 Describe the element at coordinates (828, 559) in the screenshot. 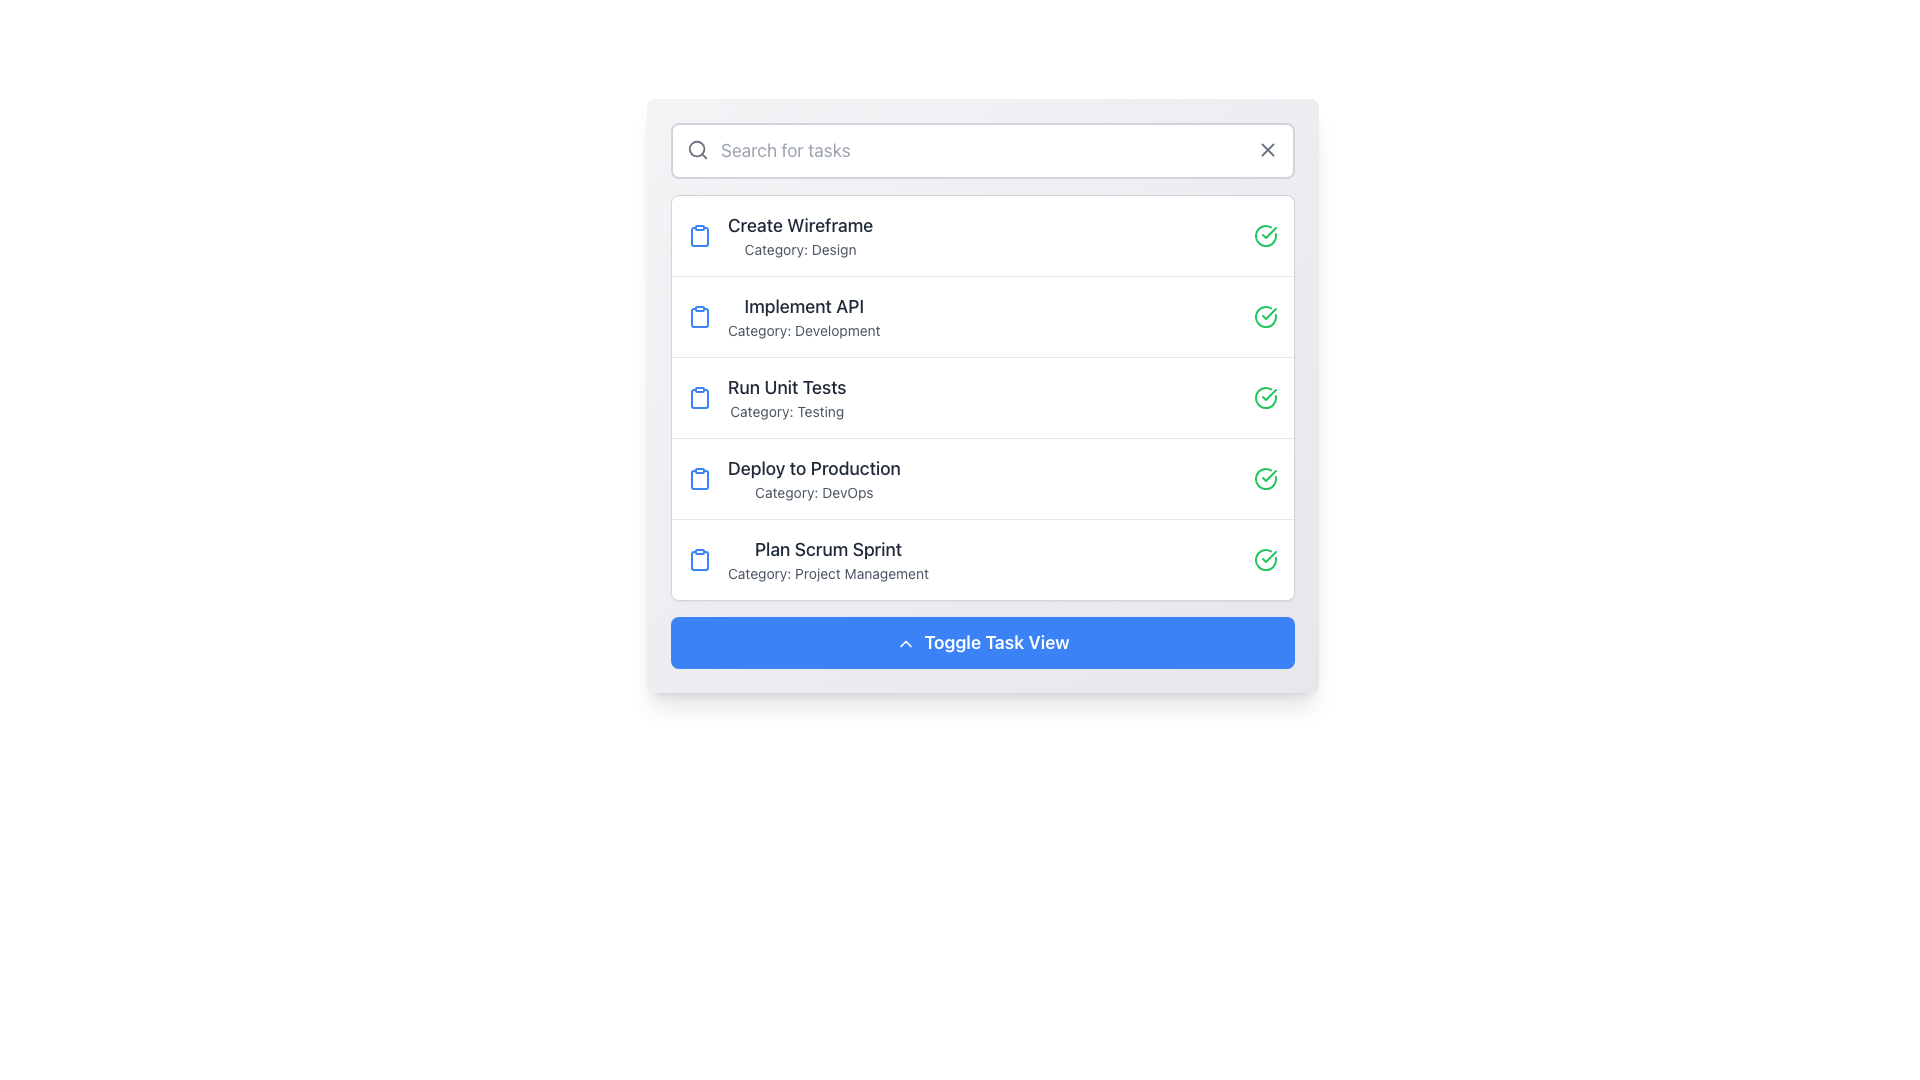

I see `the list item displaying 'Plan Scrum Sprint' with a subtext of 'Category: Project Management'` at that location.